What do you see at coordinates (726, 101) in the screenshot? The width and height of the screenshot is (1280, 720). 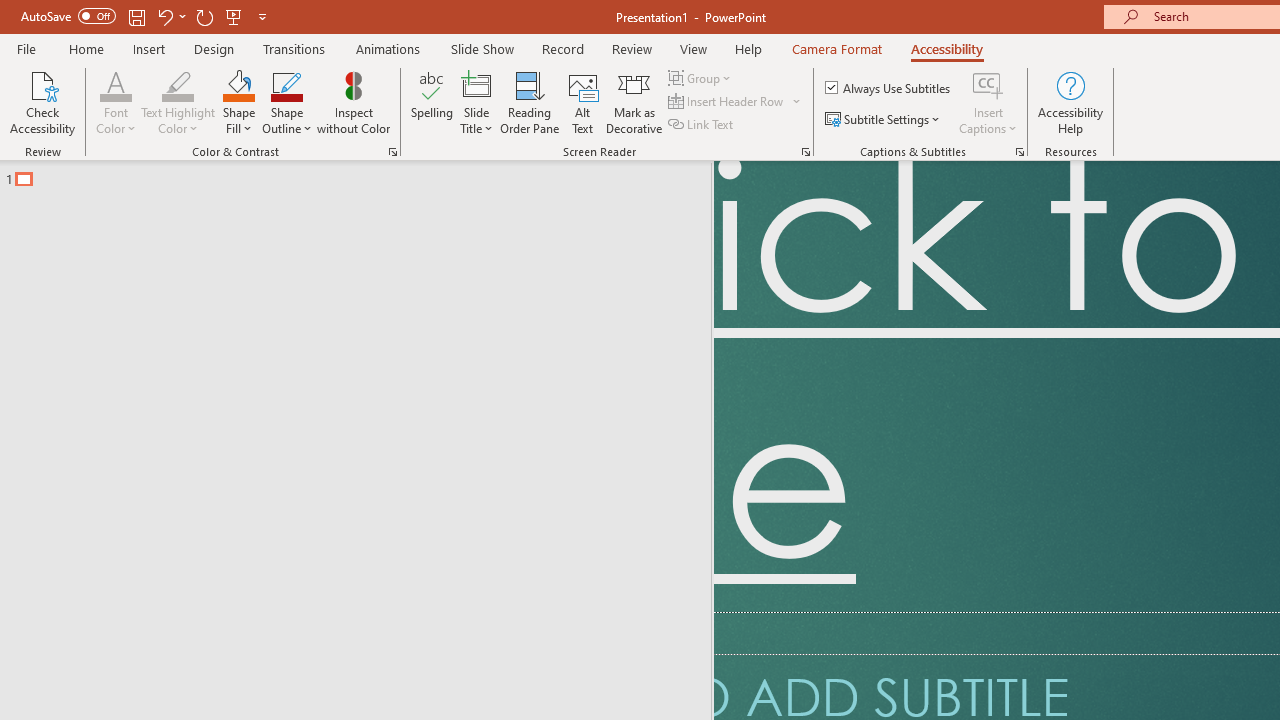 I see `'Insert Header Row'` at bounding box center [726, 101].